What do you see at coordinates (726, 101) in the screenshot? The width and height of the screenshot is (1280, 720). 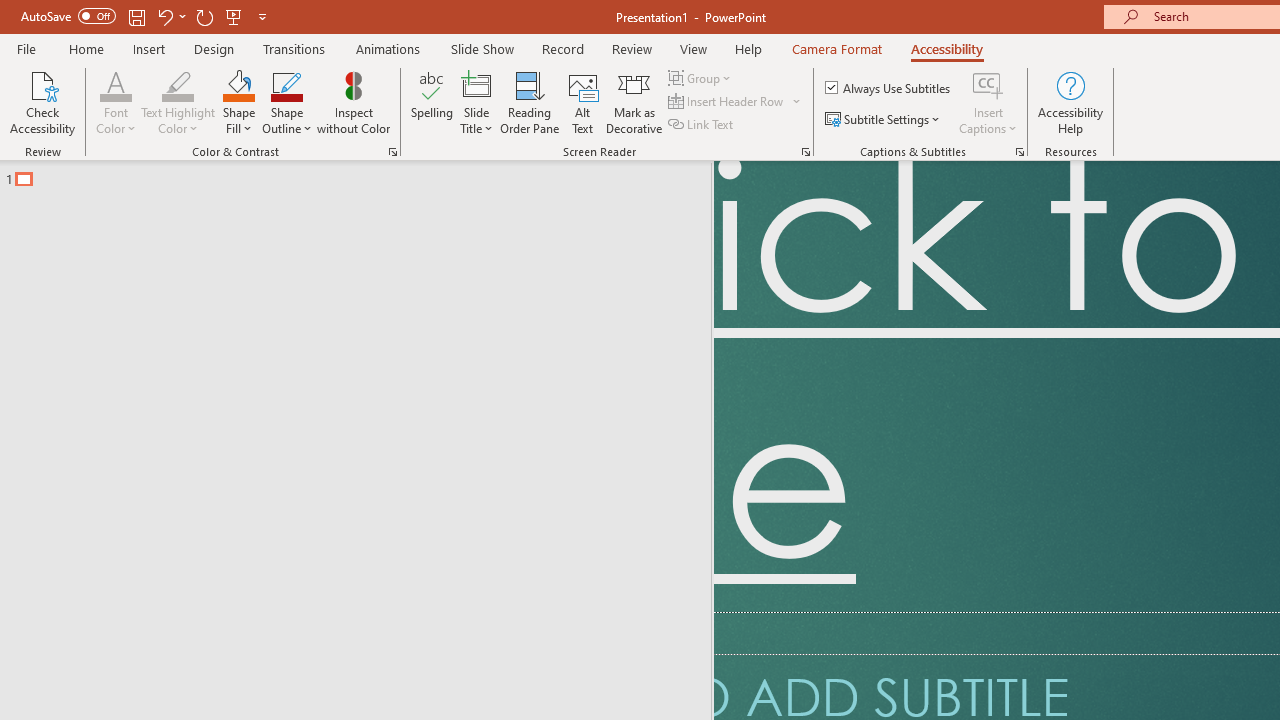 I see `'Insert Header Row'` at bounding box center [726, 101].